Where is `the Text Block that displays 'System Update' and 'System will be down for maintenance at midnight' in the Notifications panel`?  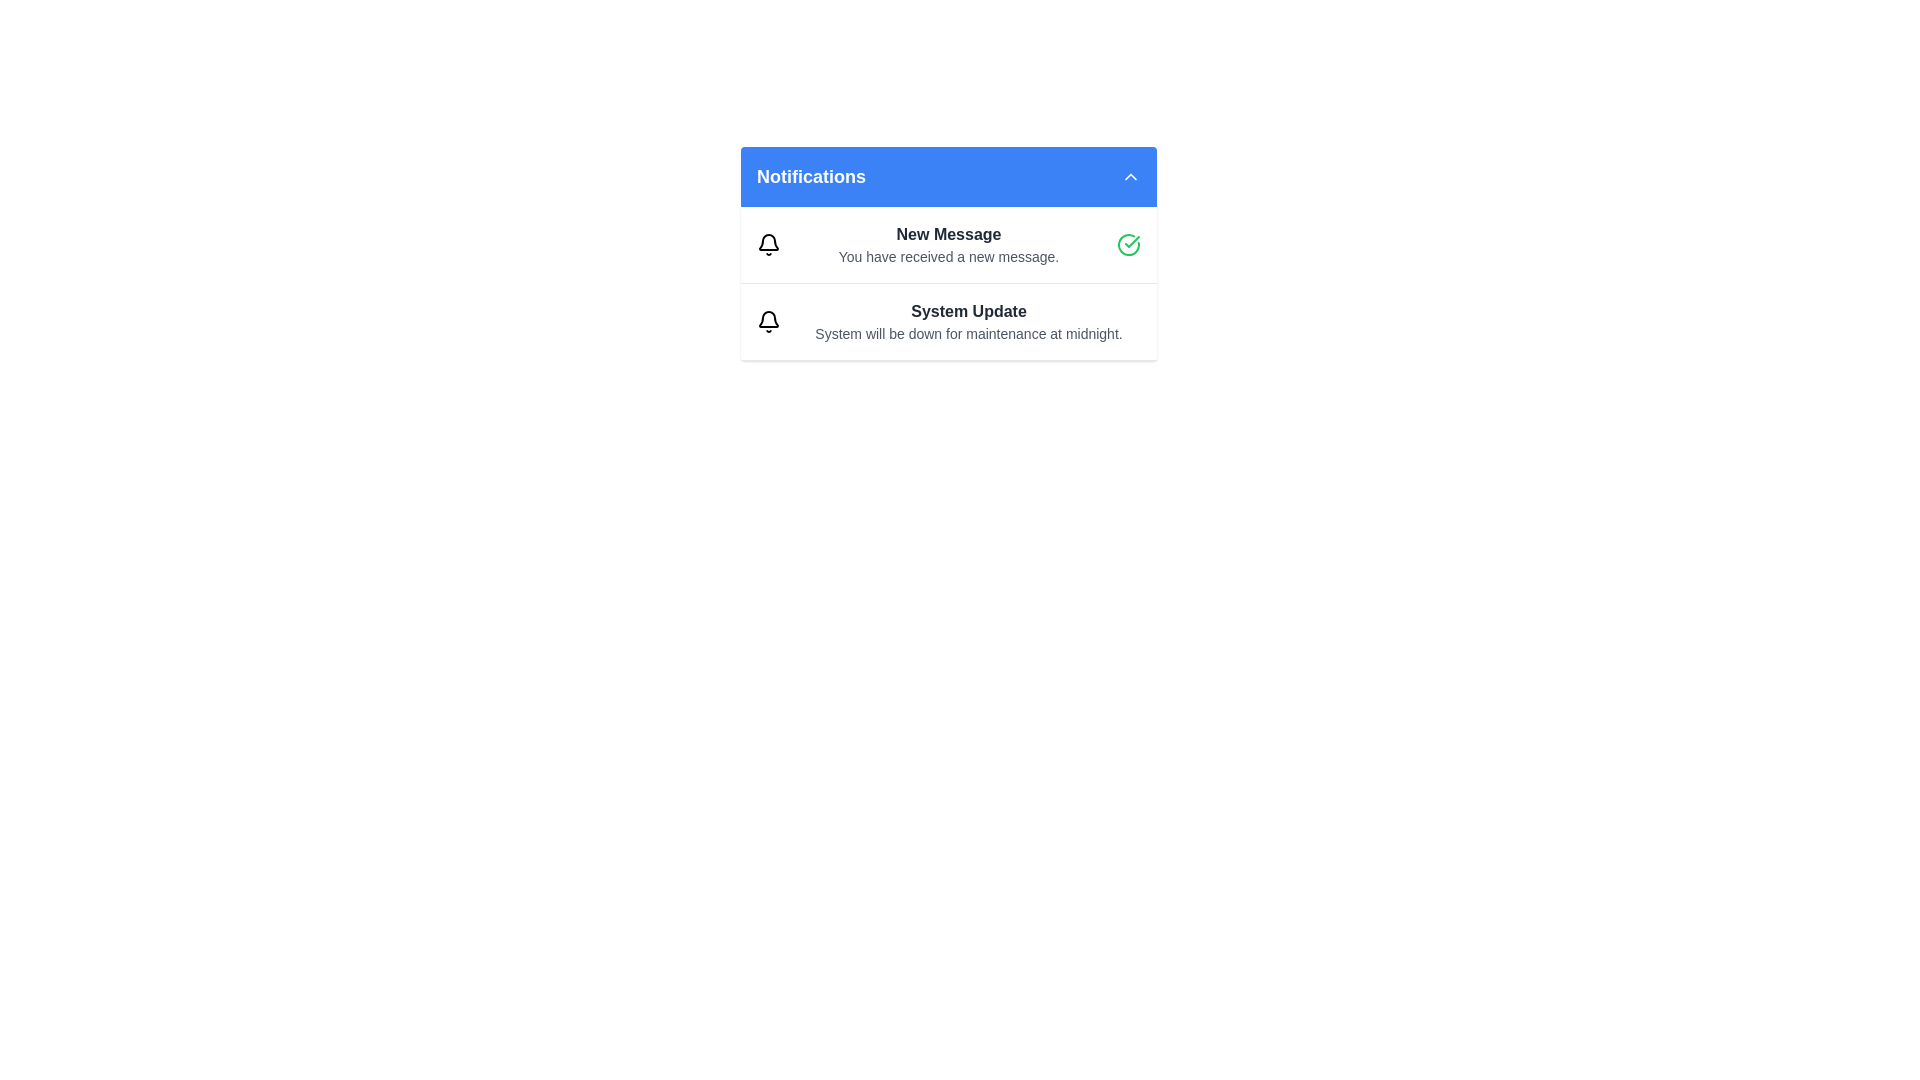 the Text Block that displays 'System Update' and 'System will be down for maintenance at midnight' in the Notifications panel is located at coordinates (969, 320).